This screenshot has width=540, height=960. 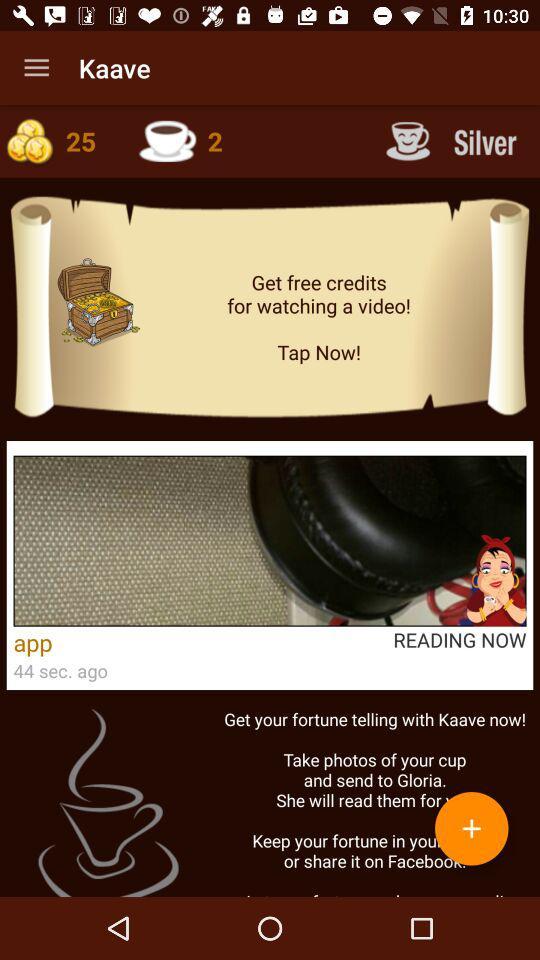 What do you see at coordinates (471, 828) in the screenshot?
I see `the add icon` at bounding box center [471, 828].